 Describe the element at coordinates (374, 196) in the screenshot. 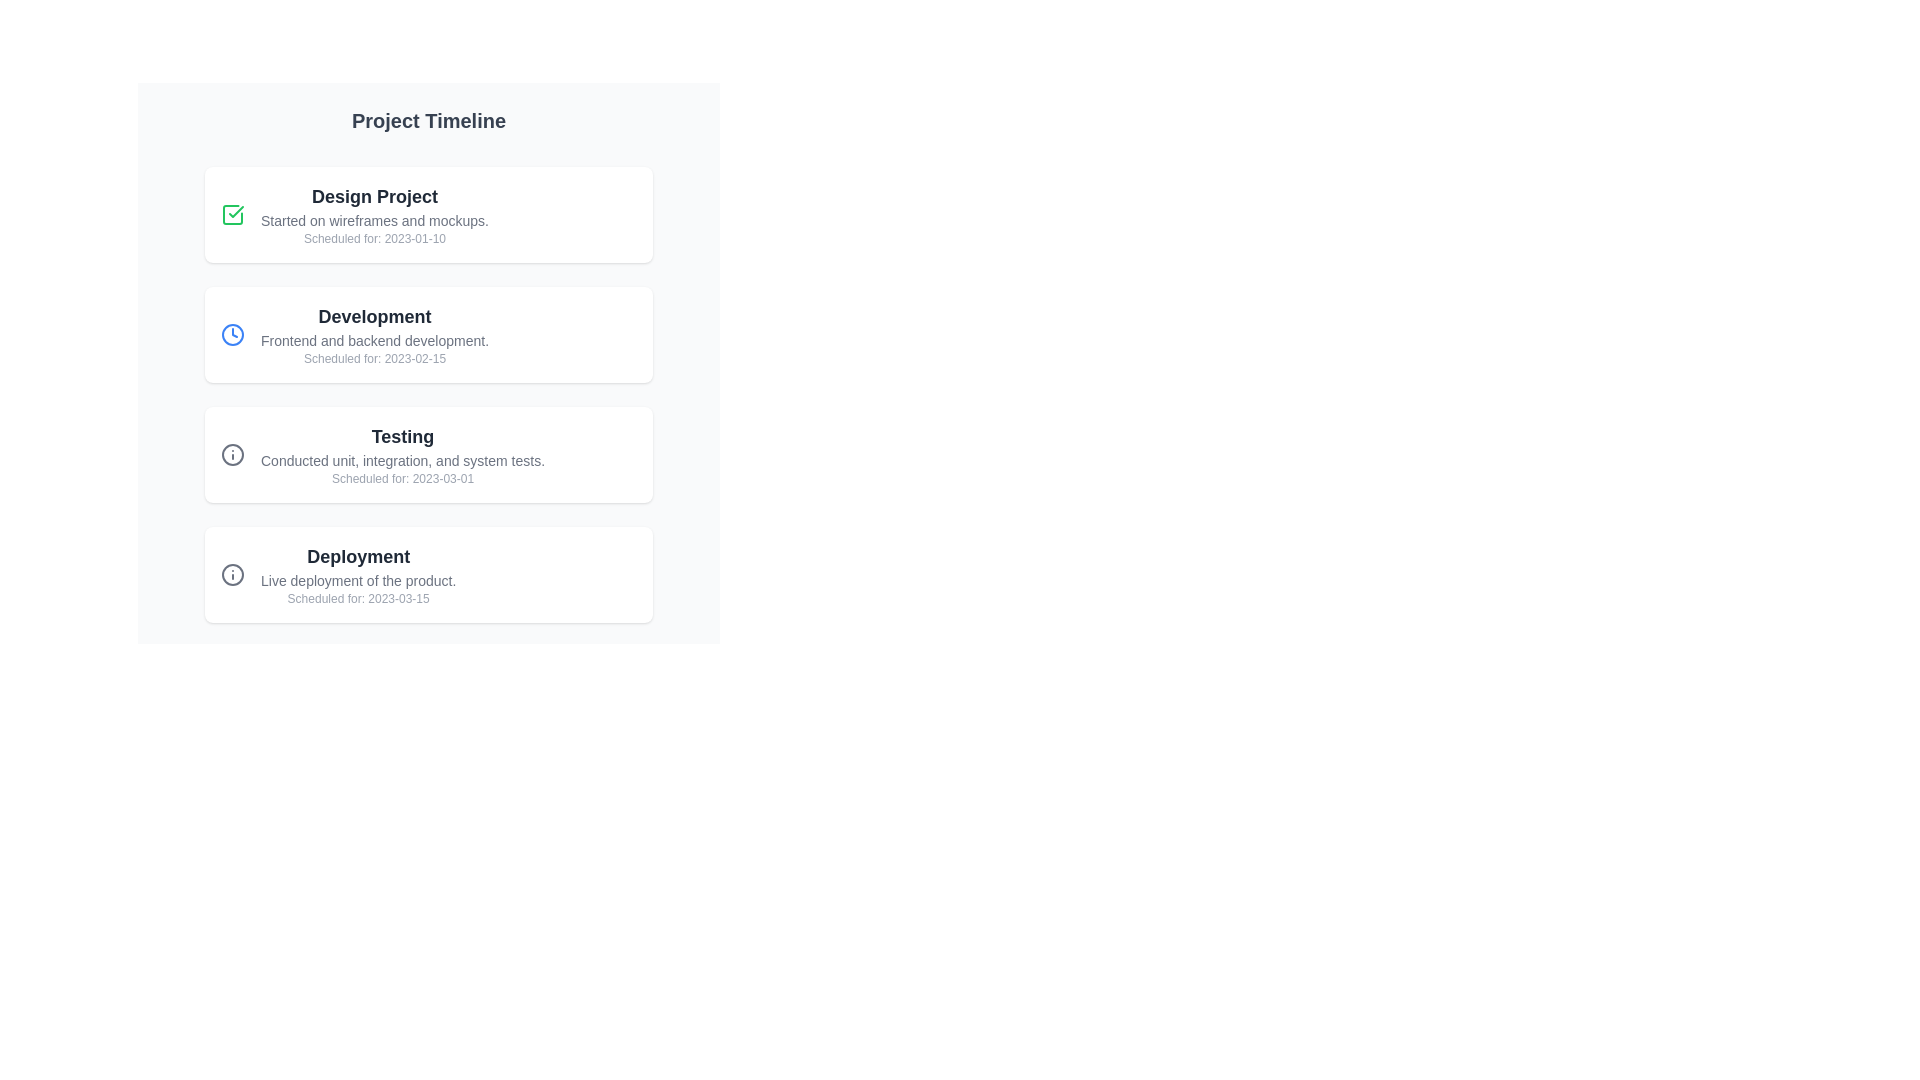

I see `the text element displaying 'Design Project', which is the first text within a white rectangular card at the top, styled in a bold serif font and dark gray color` at that location.